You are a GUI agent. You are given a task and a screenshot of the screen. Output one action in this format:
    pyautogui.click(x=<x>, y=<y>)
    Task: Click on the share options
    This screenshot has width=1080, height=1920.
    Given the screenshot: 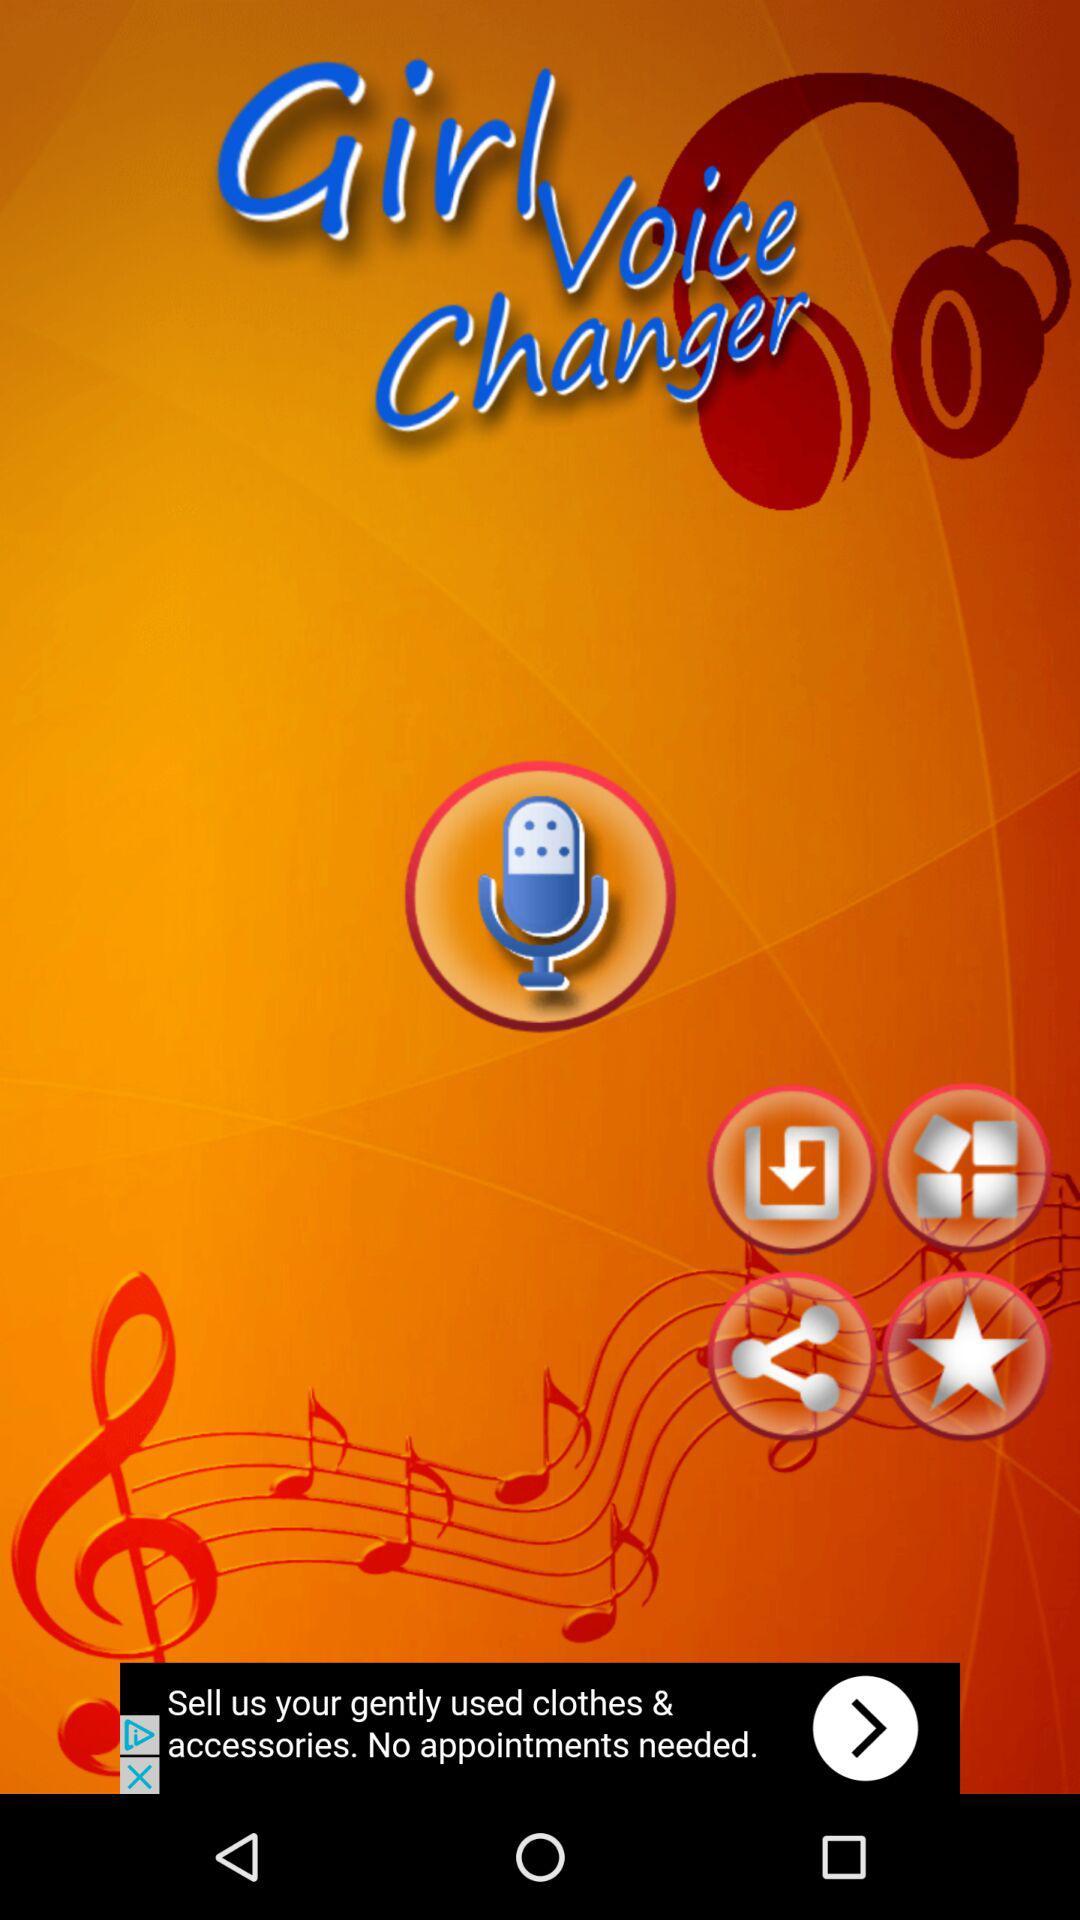 What is the action you would take?
    pyautogui.click(x=790, y=1356)
    